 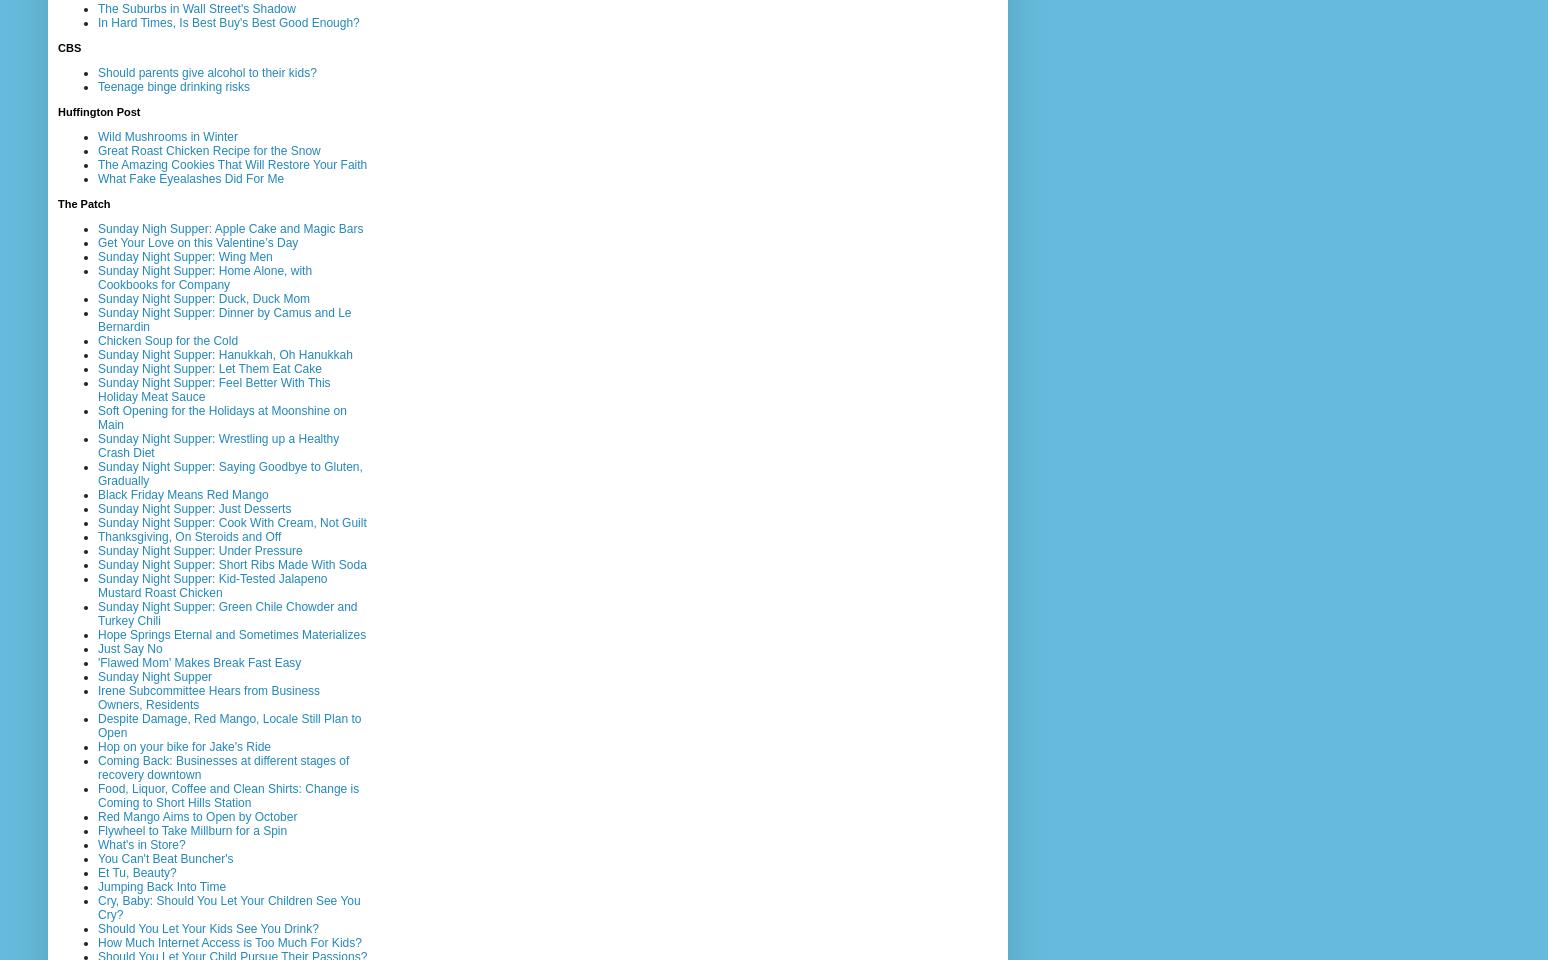 I want to click on 'The Patch', so click(x=83, y=203).